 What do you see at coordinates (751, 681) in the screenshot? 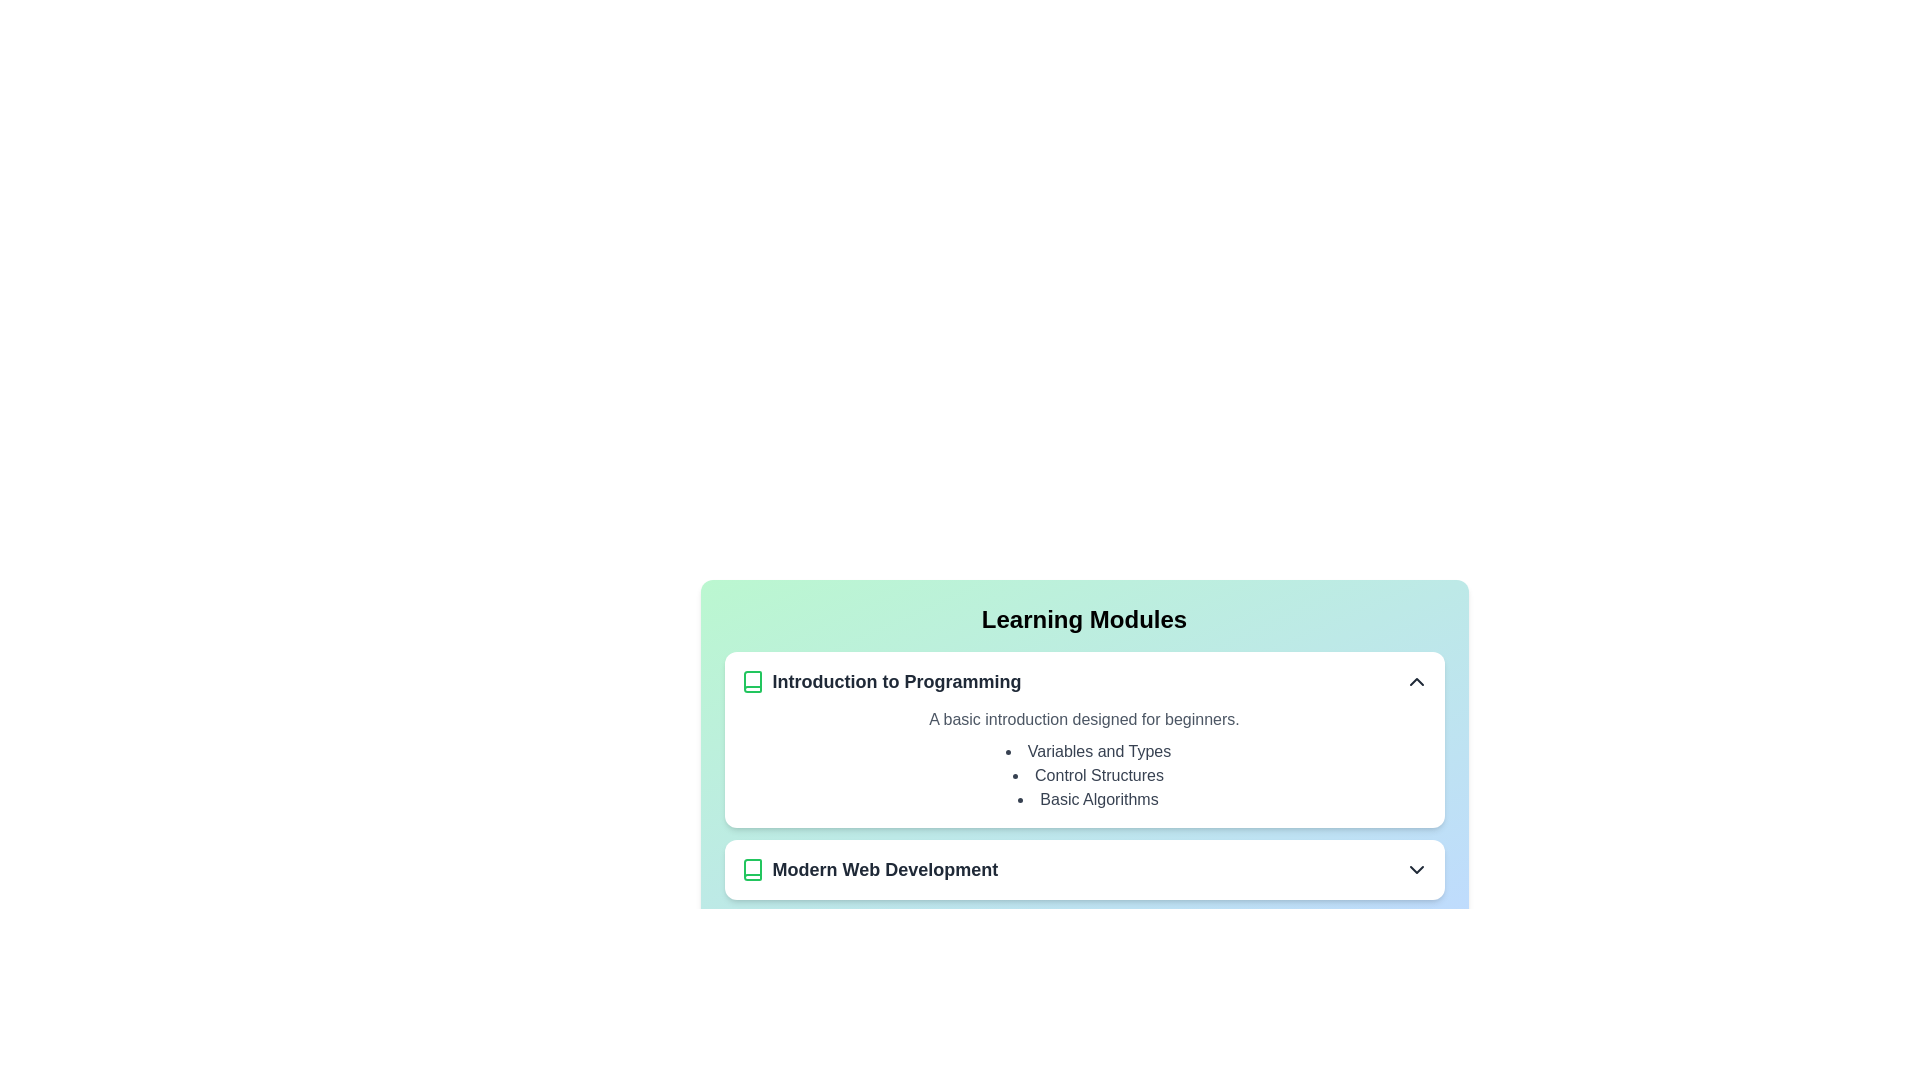
I see `the green book icon located to the left of the 'Introduction to Programming' text within the 'Learning Modules' section` at bounding box center [751, 681].